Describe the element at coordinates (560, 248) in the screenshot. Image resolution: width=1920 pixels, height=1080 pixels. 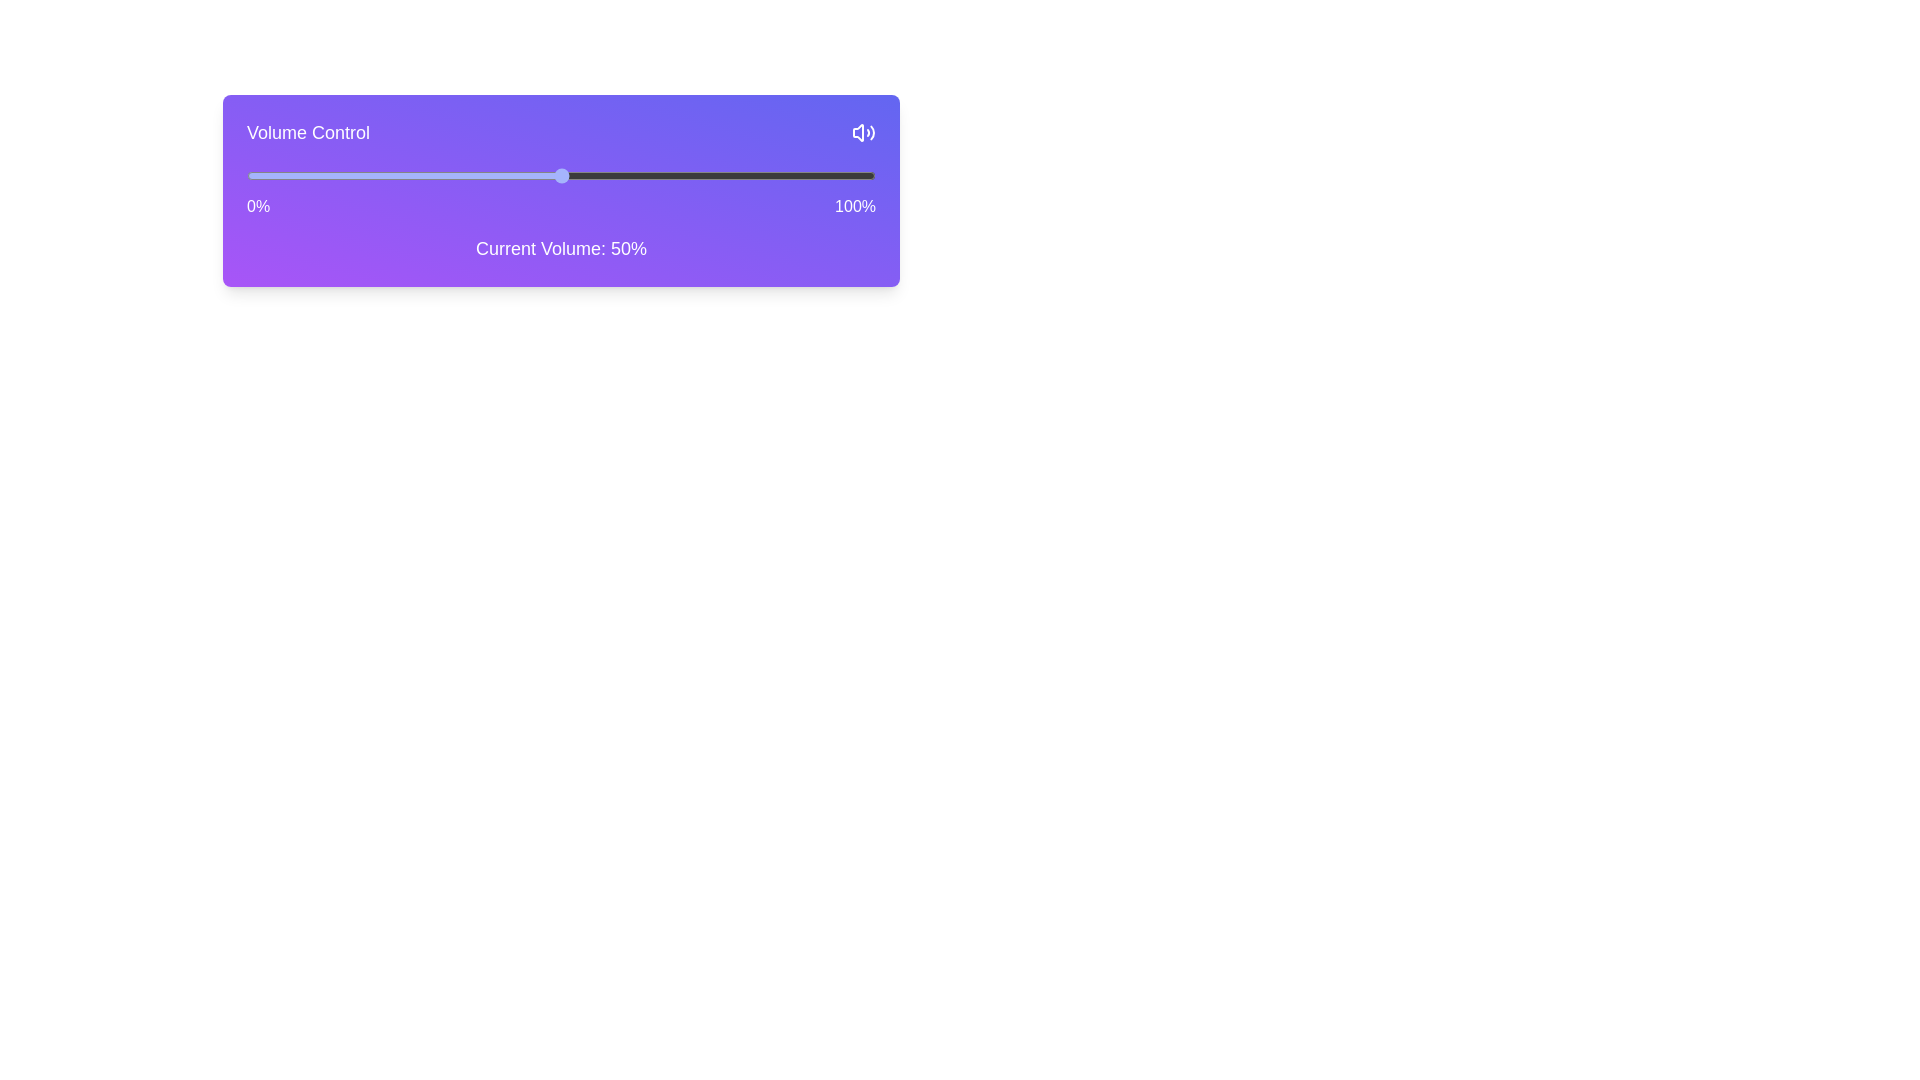
I see `the text label displaying 'Current Volume: 50%' which is centered at the bottom of the Volume Control widget, beneath the volume slider and percentage indicators` at that location.